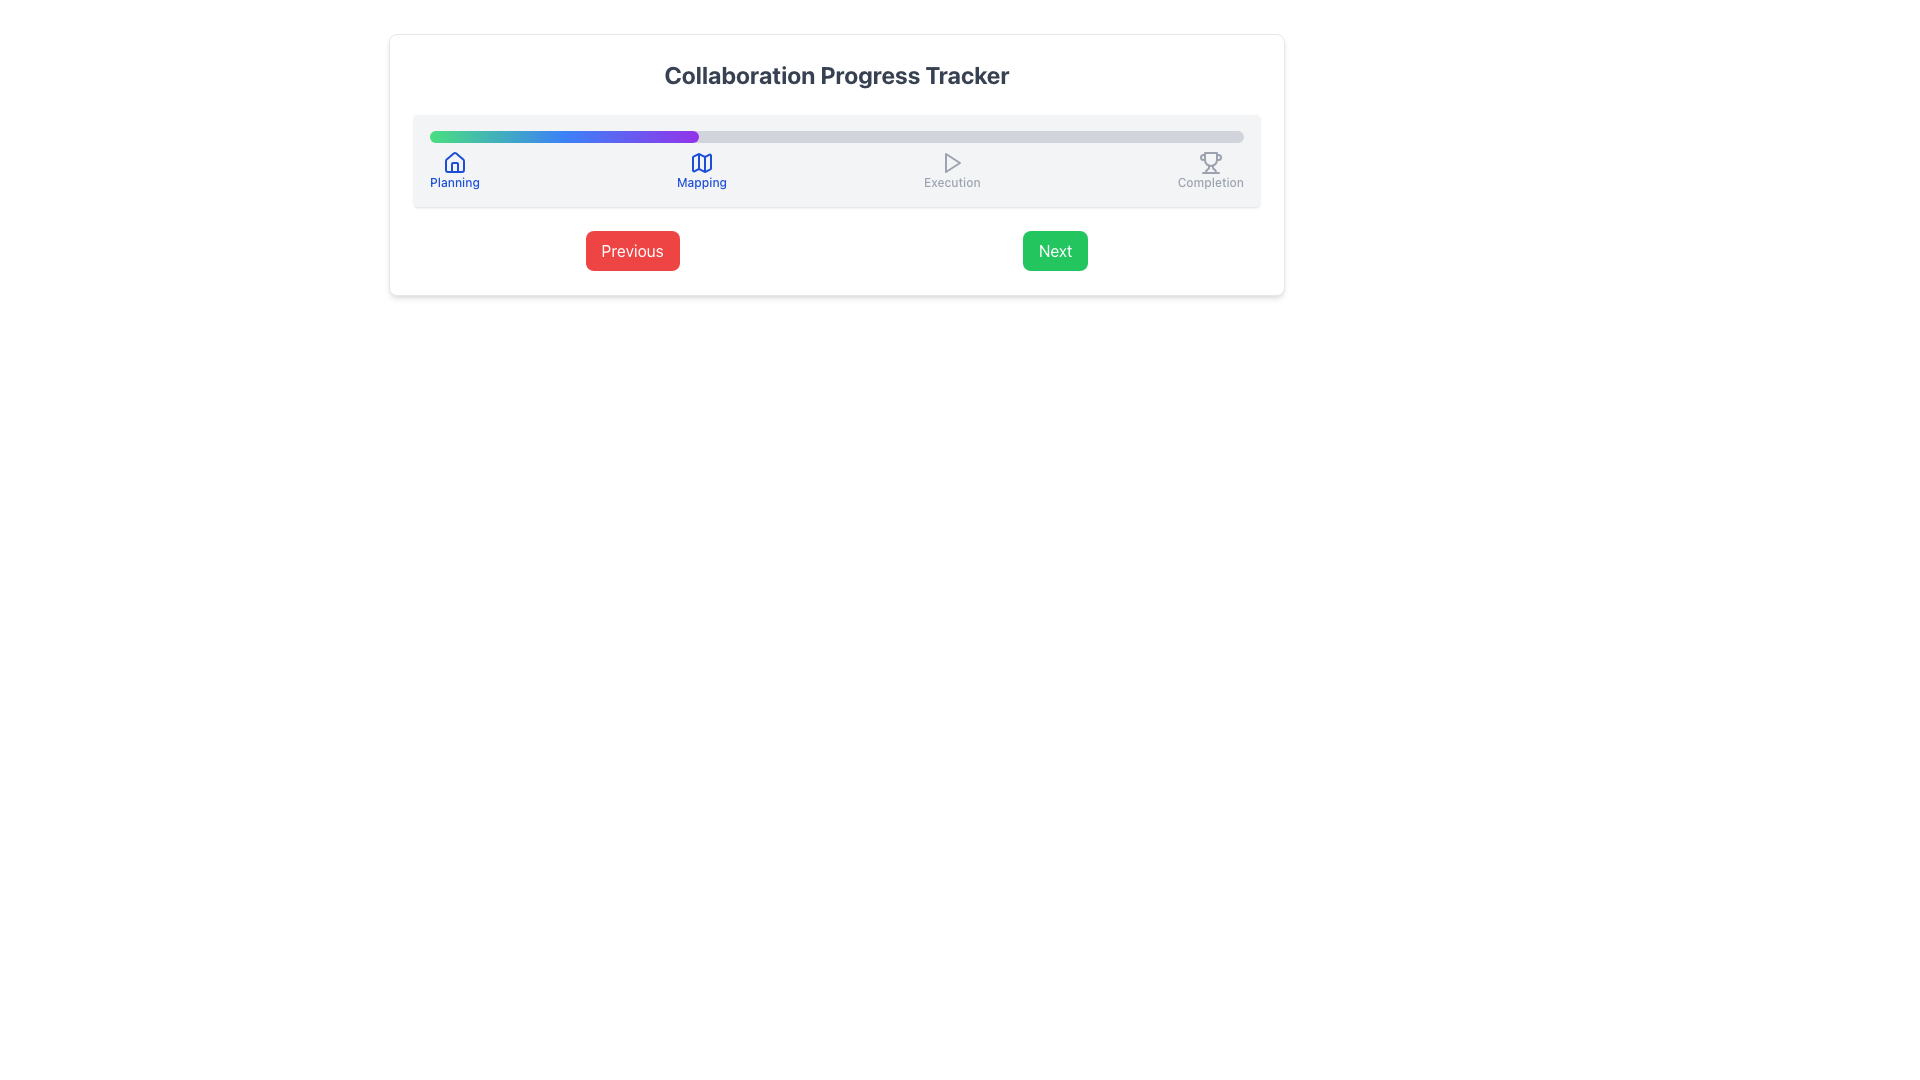 This screenshot has width=1920, height=1080. I want to click on the play button icon located near the 'Execution' label within the progress tracker component, which is a small triangular shaped icon pointing to the right, so click(952, 161).